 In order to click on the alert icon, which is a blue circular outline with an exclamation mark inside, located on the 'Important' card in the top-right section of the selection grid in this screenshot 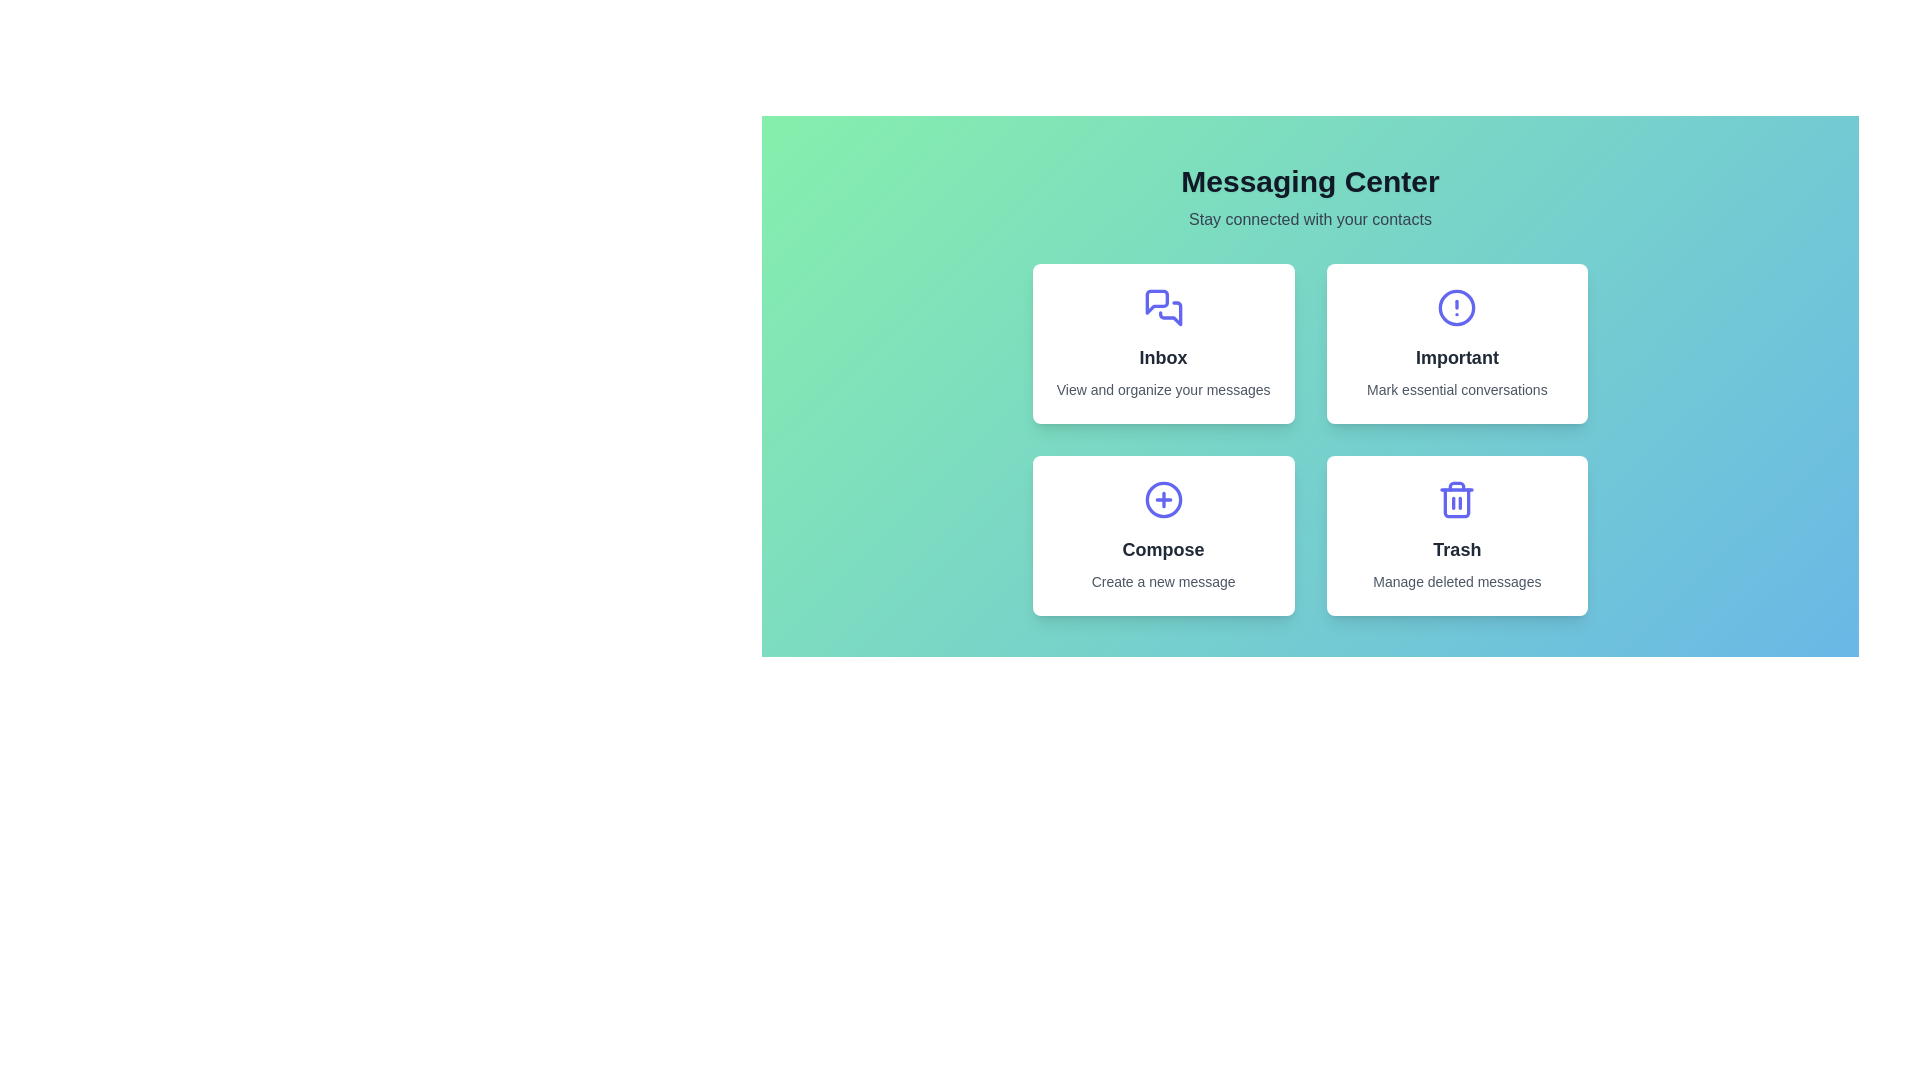, I will do `click(1457, 308)`.